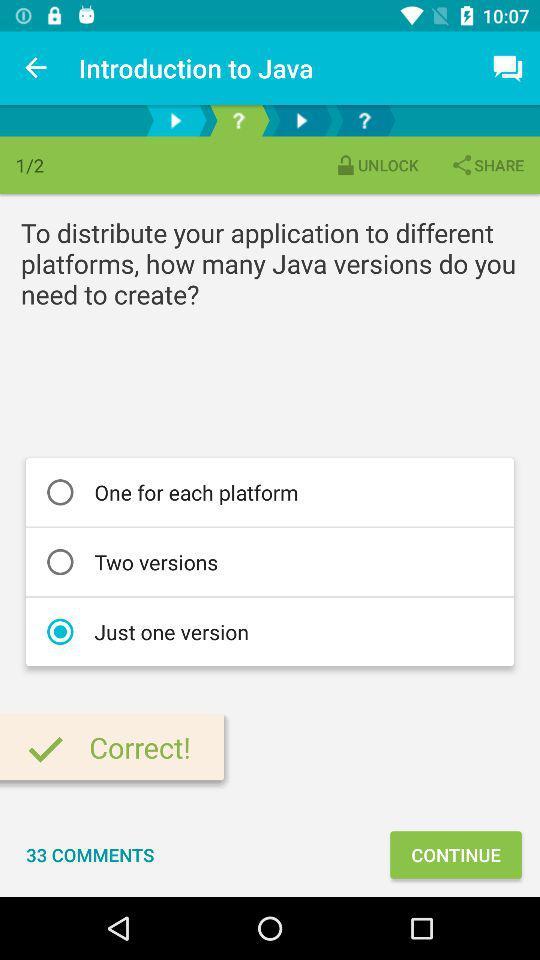  Describe the element at coordinates (455, 853) in the screenshot. I see `the icon below the just one version icon` at that location.